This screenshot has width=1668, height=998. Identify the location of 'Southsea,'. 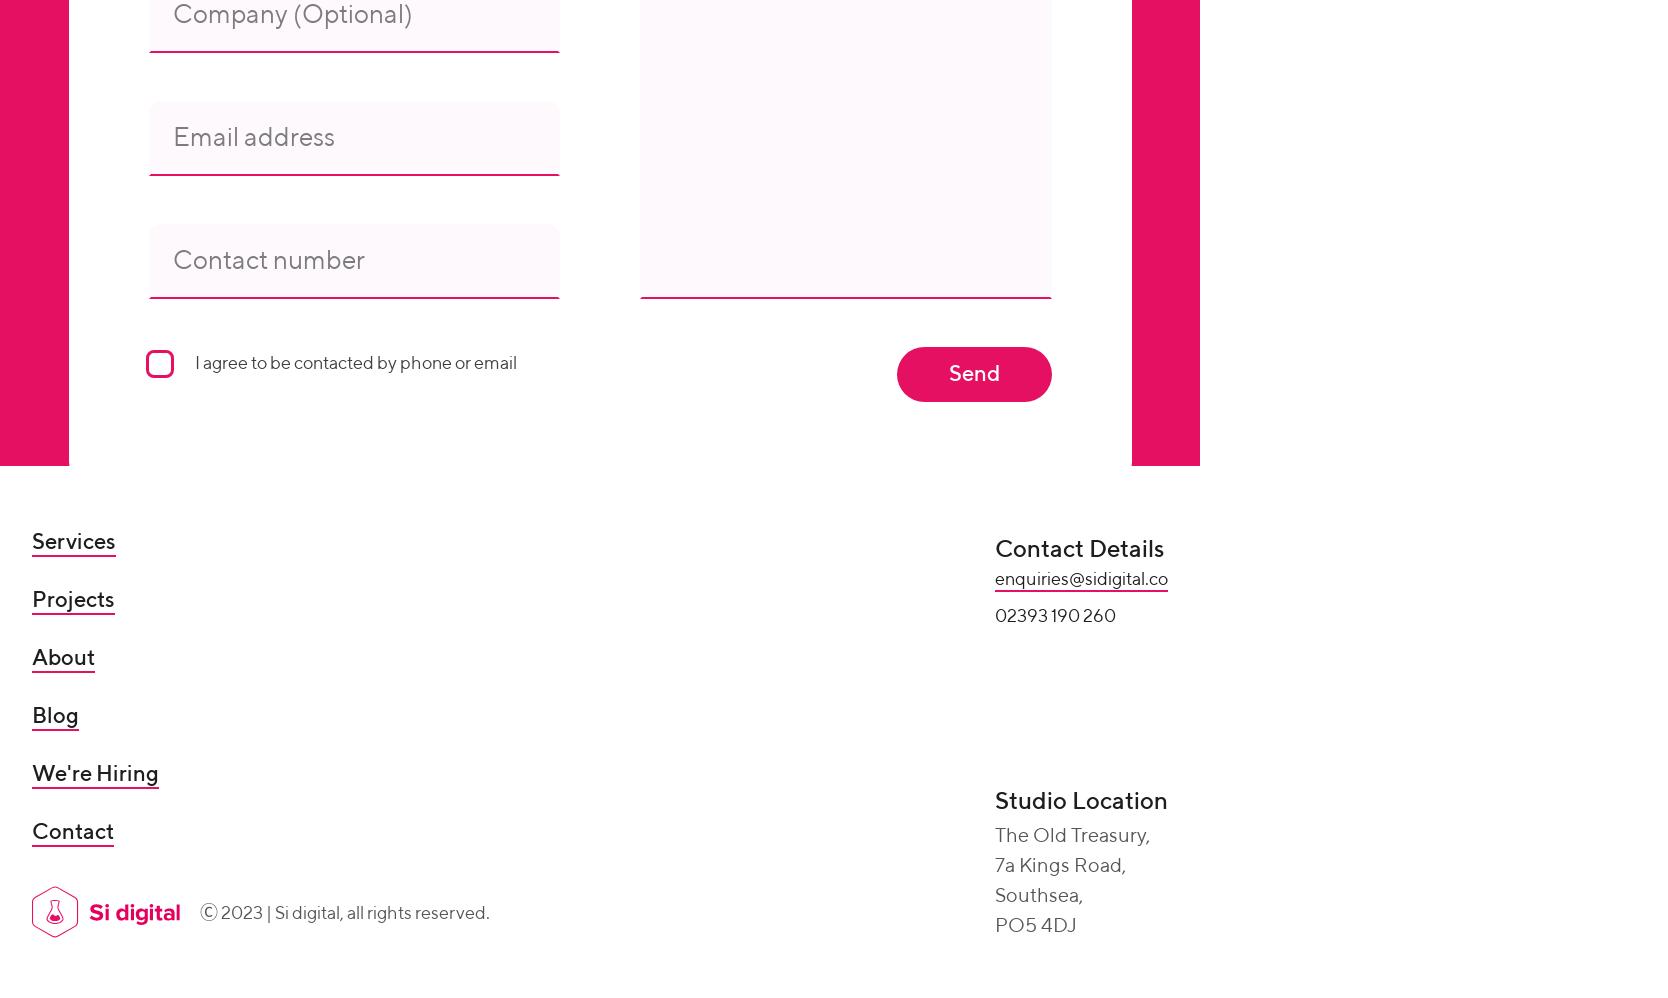
(1038, 896).